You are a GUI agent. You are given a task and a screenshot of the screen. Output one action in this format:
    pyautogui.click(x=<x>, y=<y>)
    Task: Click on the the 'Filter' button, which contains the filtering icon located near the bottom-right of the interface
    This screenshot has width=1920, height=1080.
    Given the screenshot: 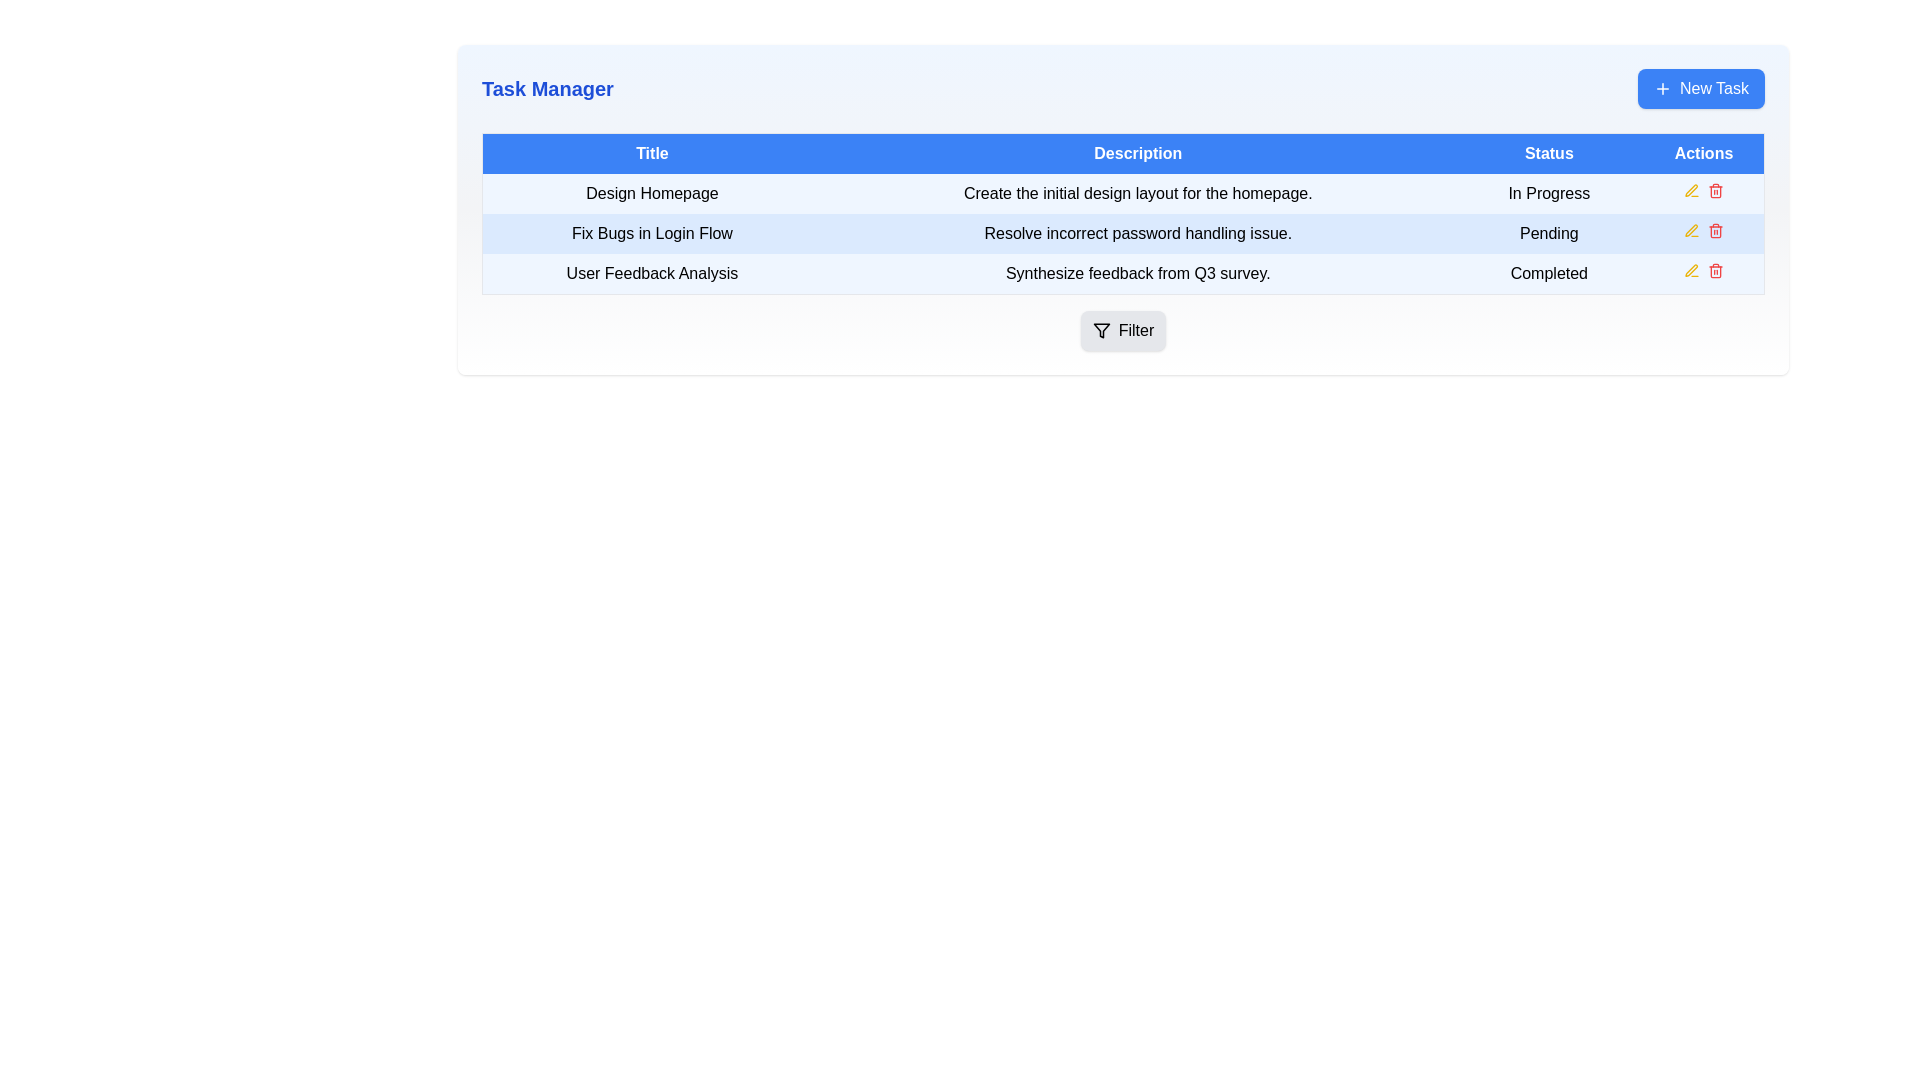 What is the action you would take?
    pyautogui.click(x=1100, y=330)
    